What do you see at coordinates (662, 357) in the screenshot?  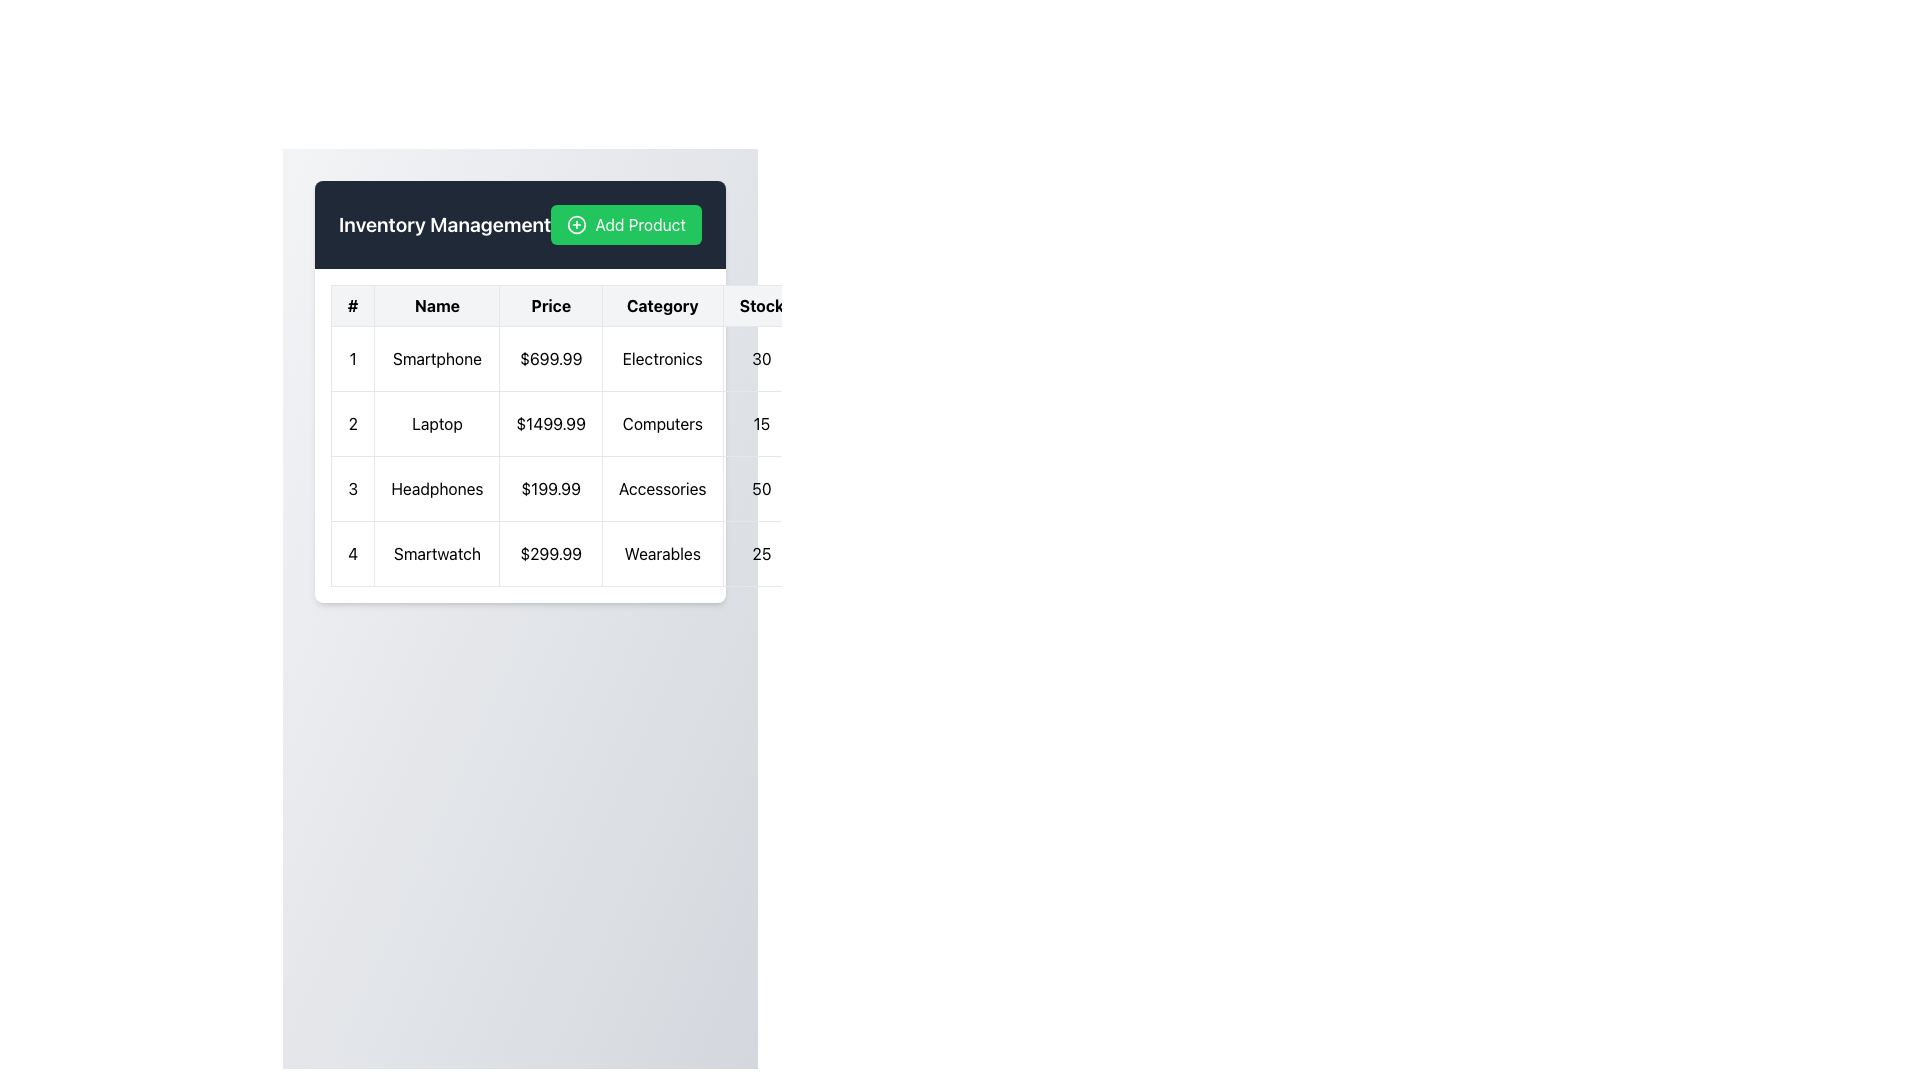 I see `the text label 'Electronics' located in the 'Category' column of the table under the item 'Smartphone'` at bounding box center [662, 357].